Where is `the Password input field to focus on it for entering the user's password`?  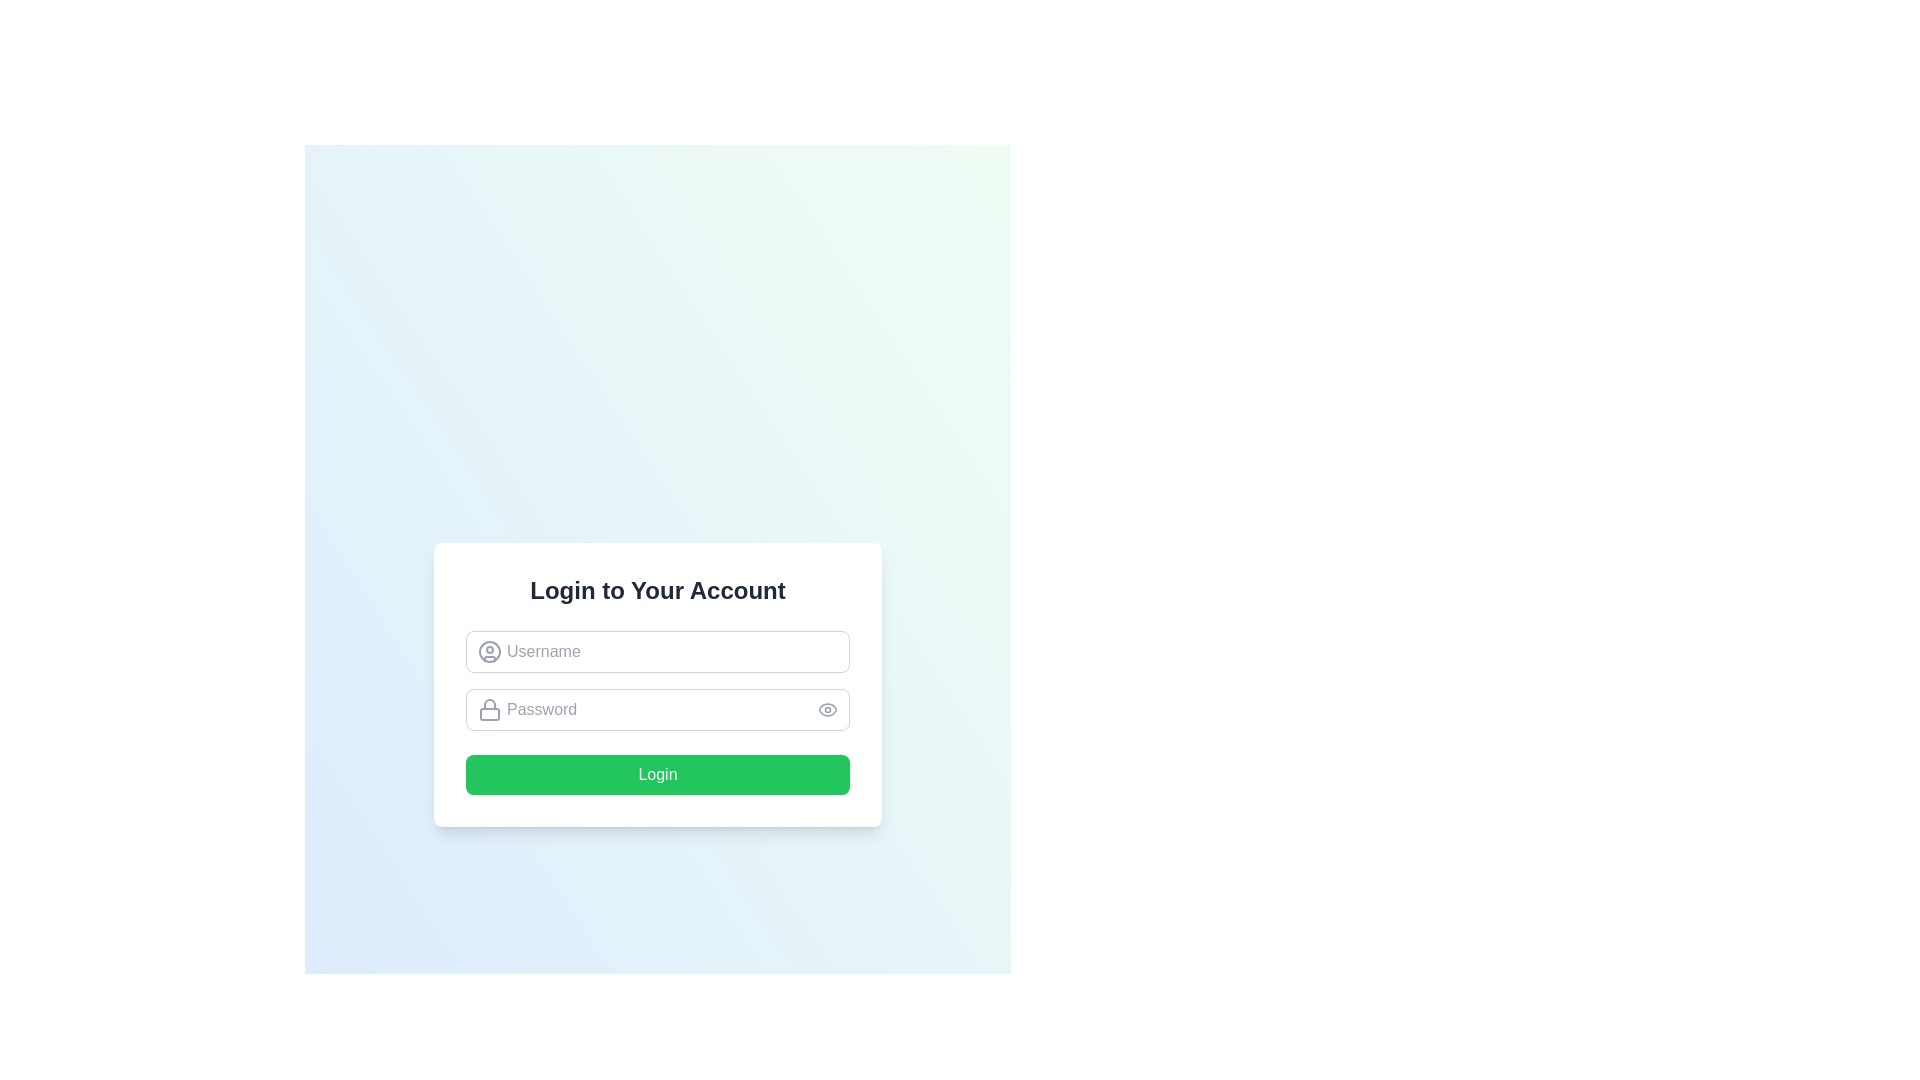 the Password input field to focus on it for entering the user's password is located at coordinates (657, 708).